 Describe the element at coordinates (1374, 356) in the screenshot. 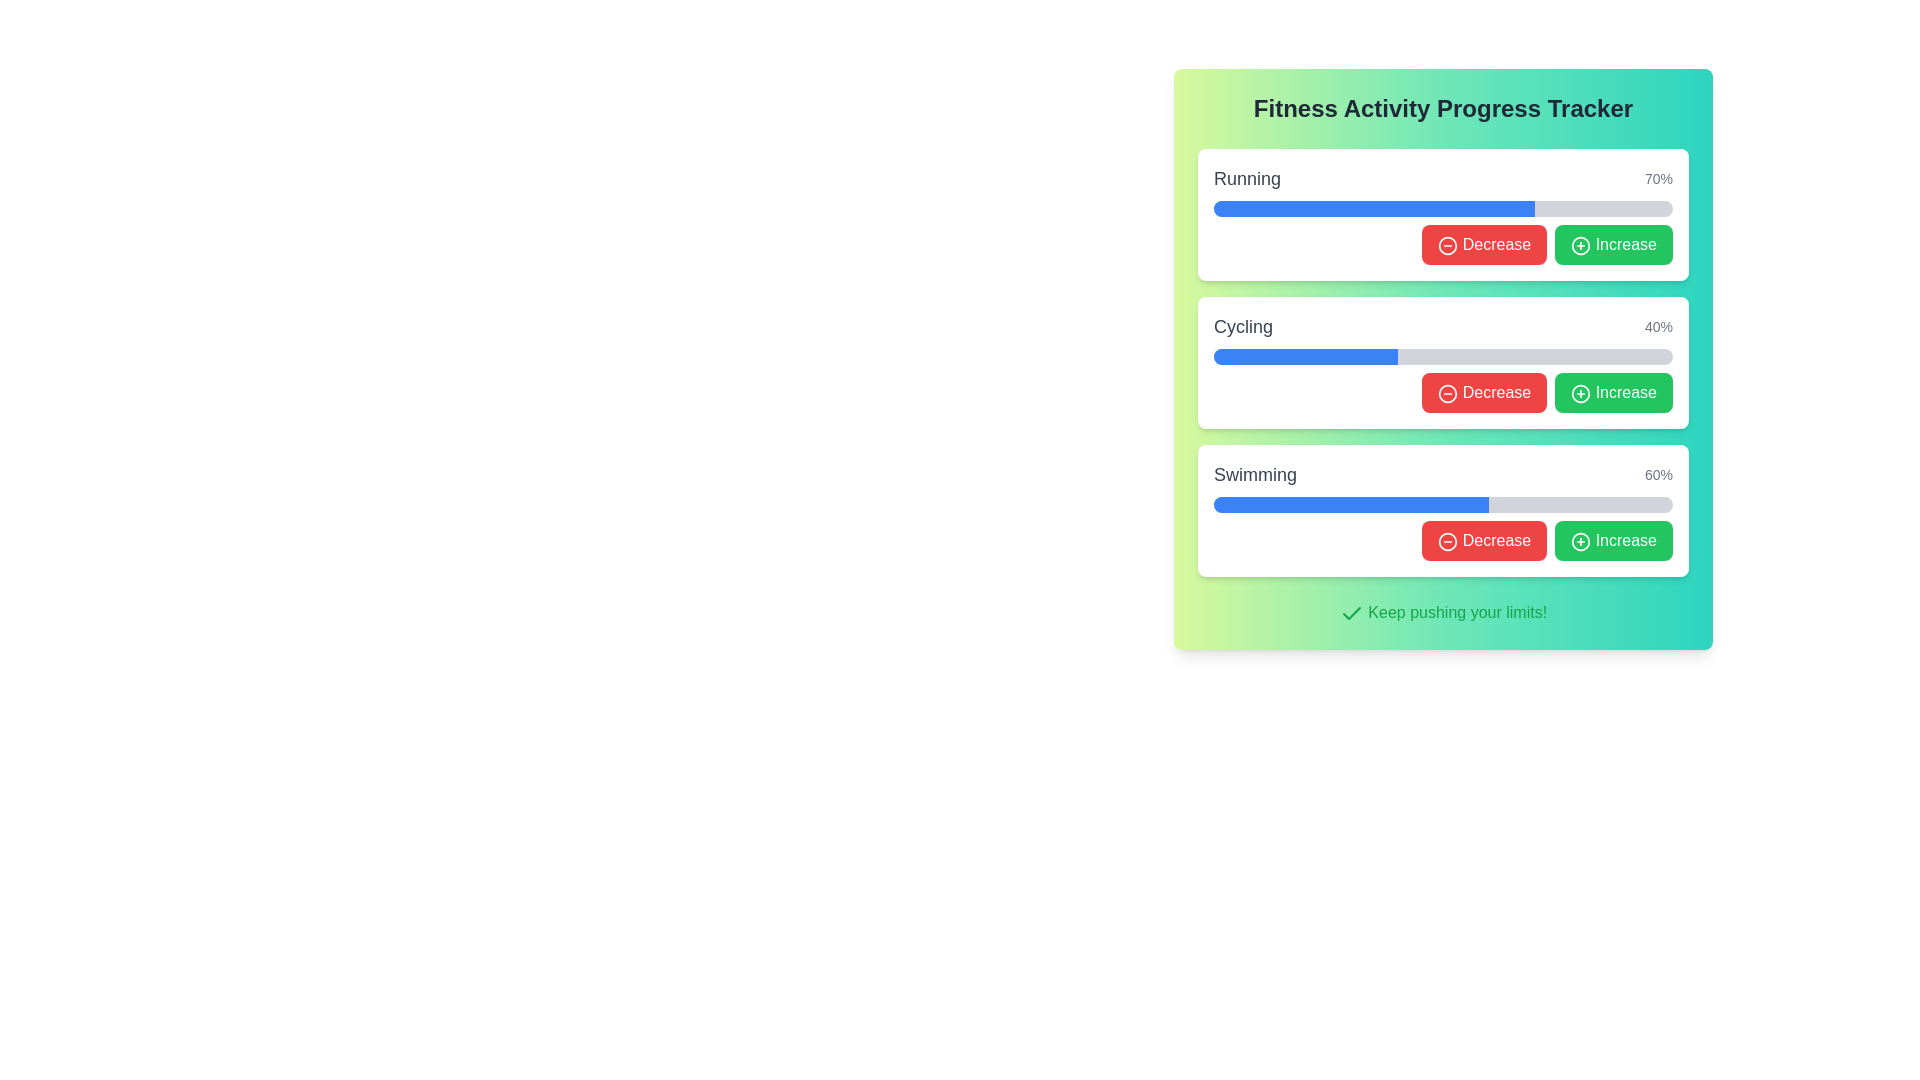

I see `the progress for cycling activity` at that location.